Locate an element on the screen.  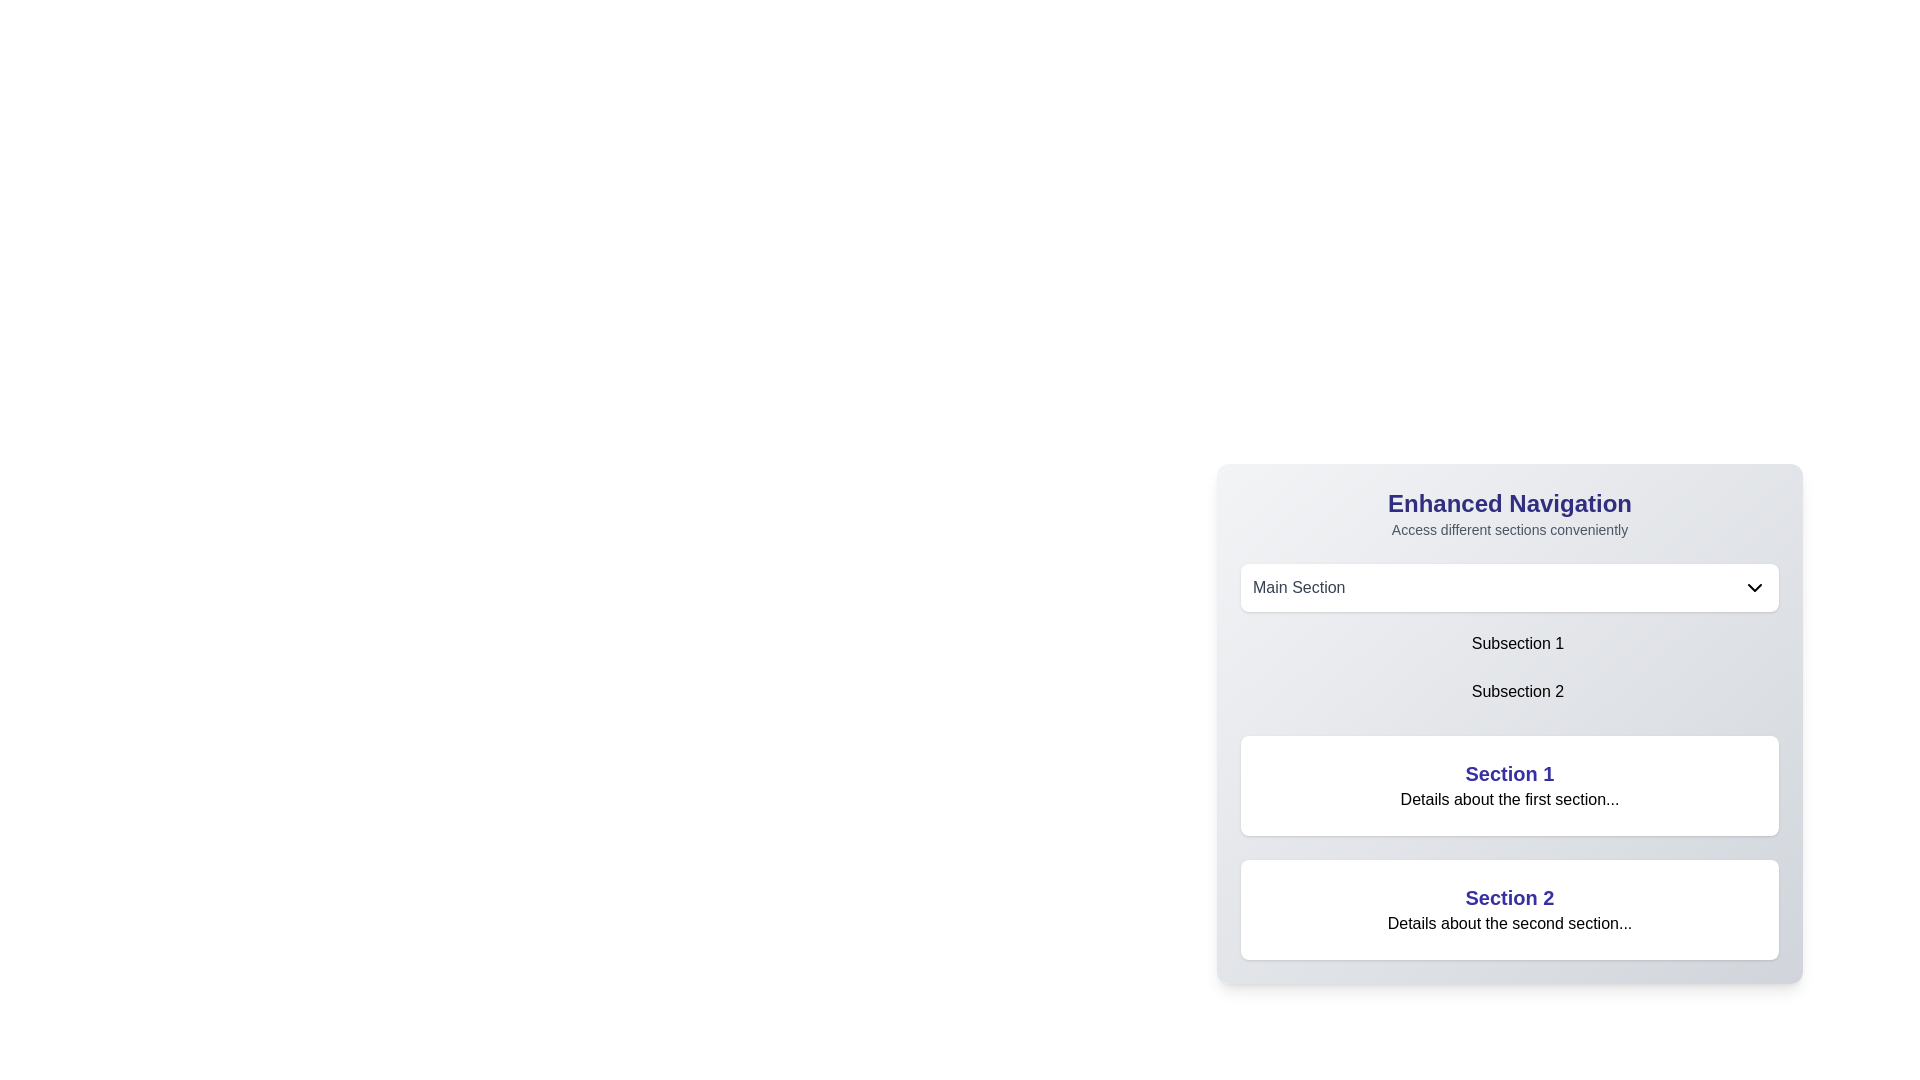
static text label that displays 'Details about the first section...' located directly underneath the 'Section 1' heading is located at coordinates (1510, 798).